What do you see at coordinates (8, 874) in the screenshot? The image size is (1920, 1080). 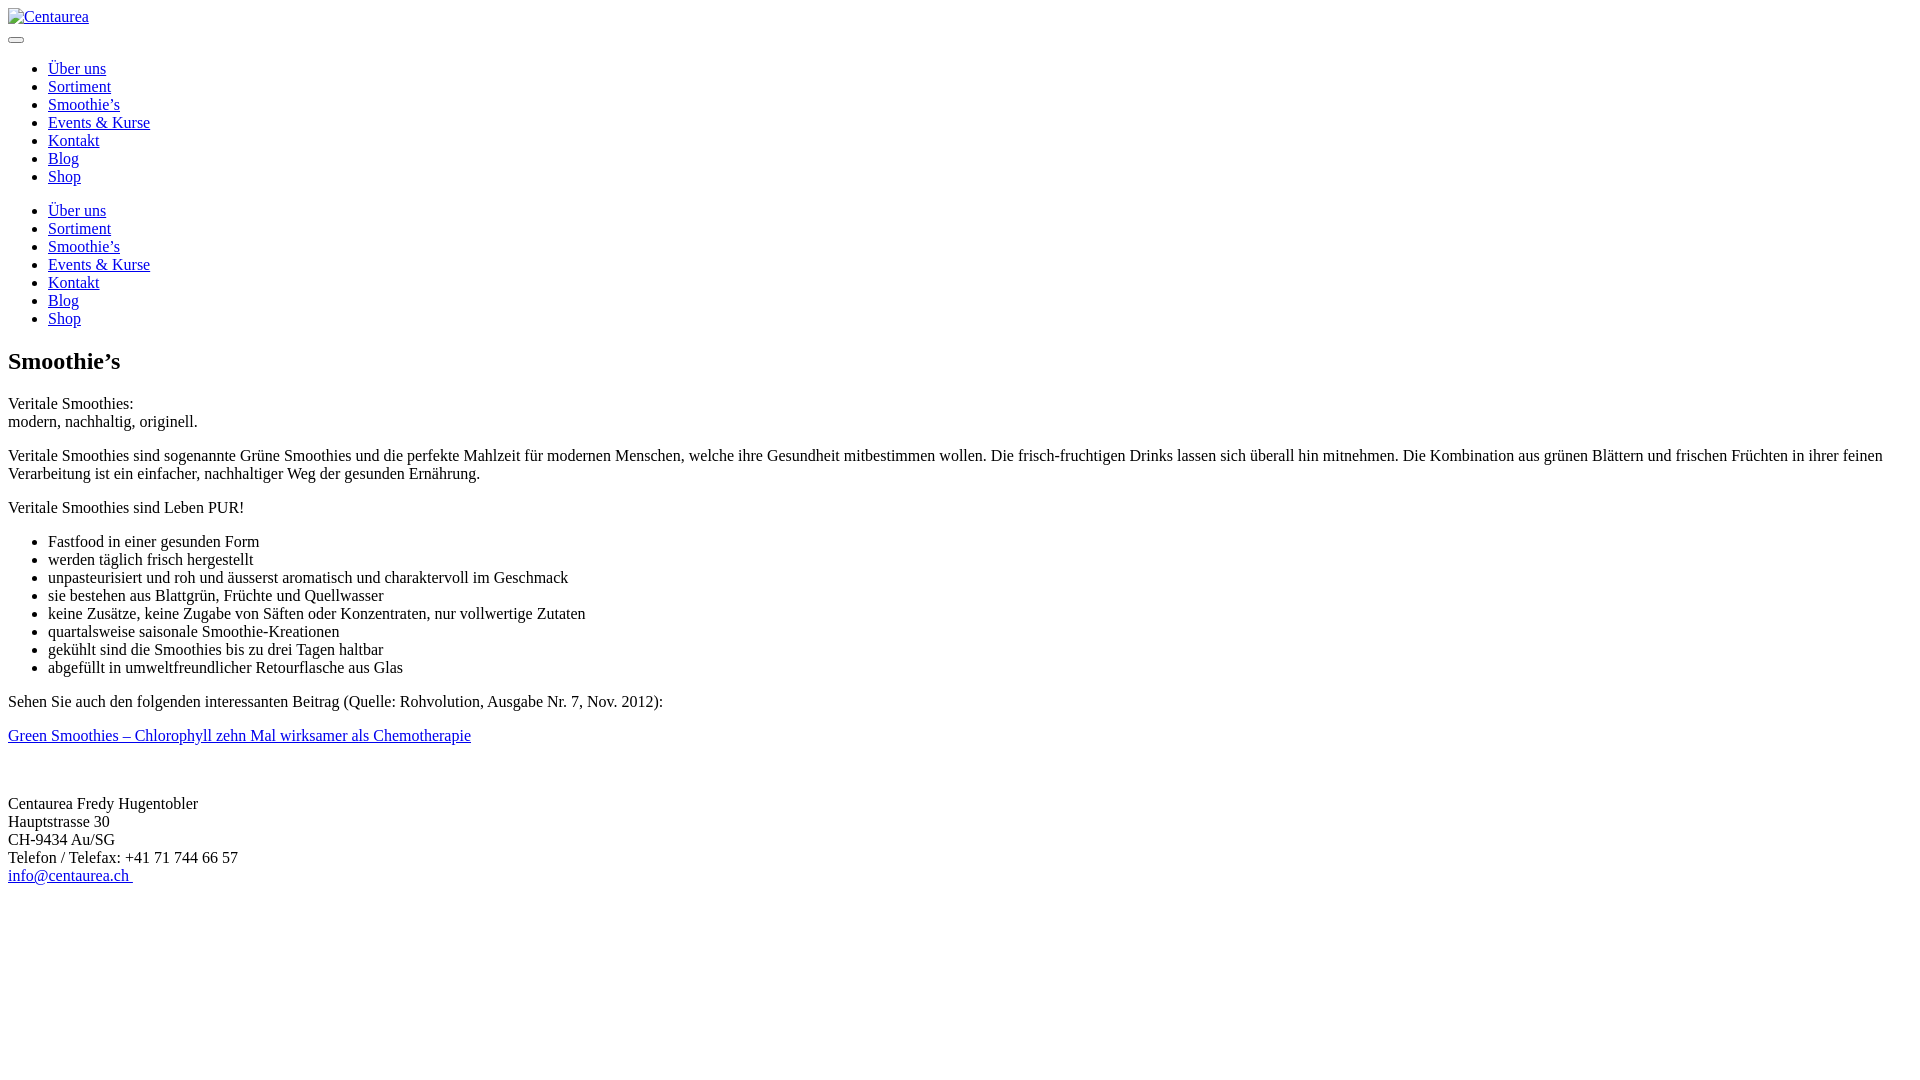 I see `'info@centaurea.ch '` at bounding box center [8, 874].